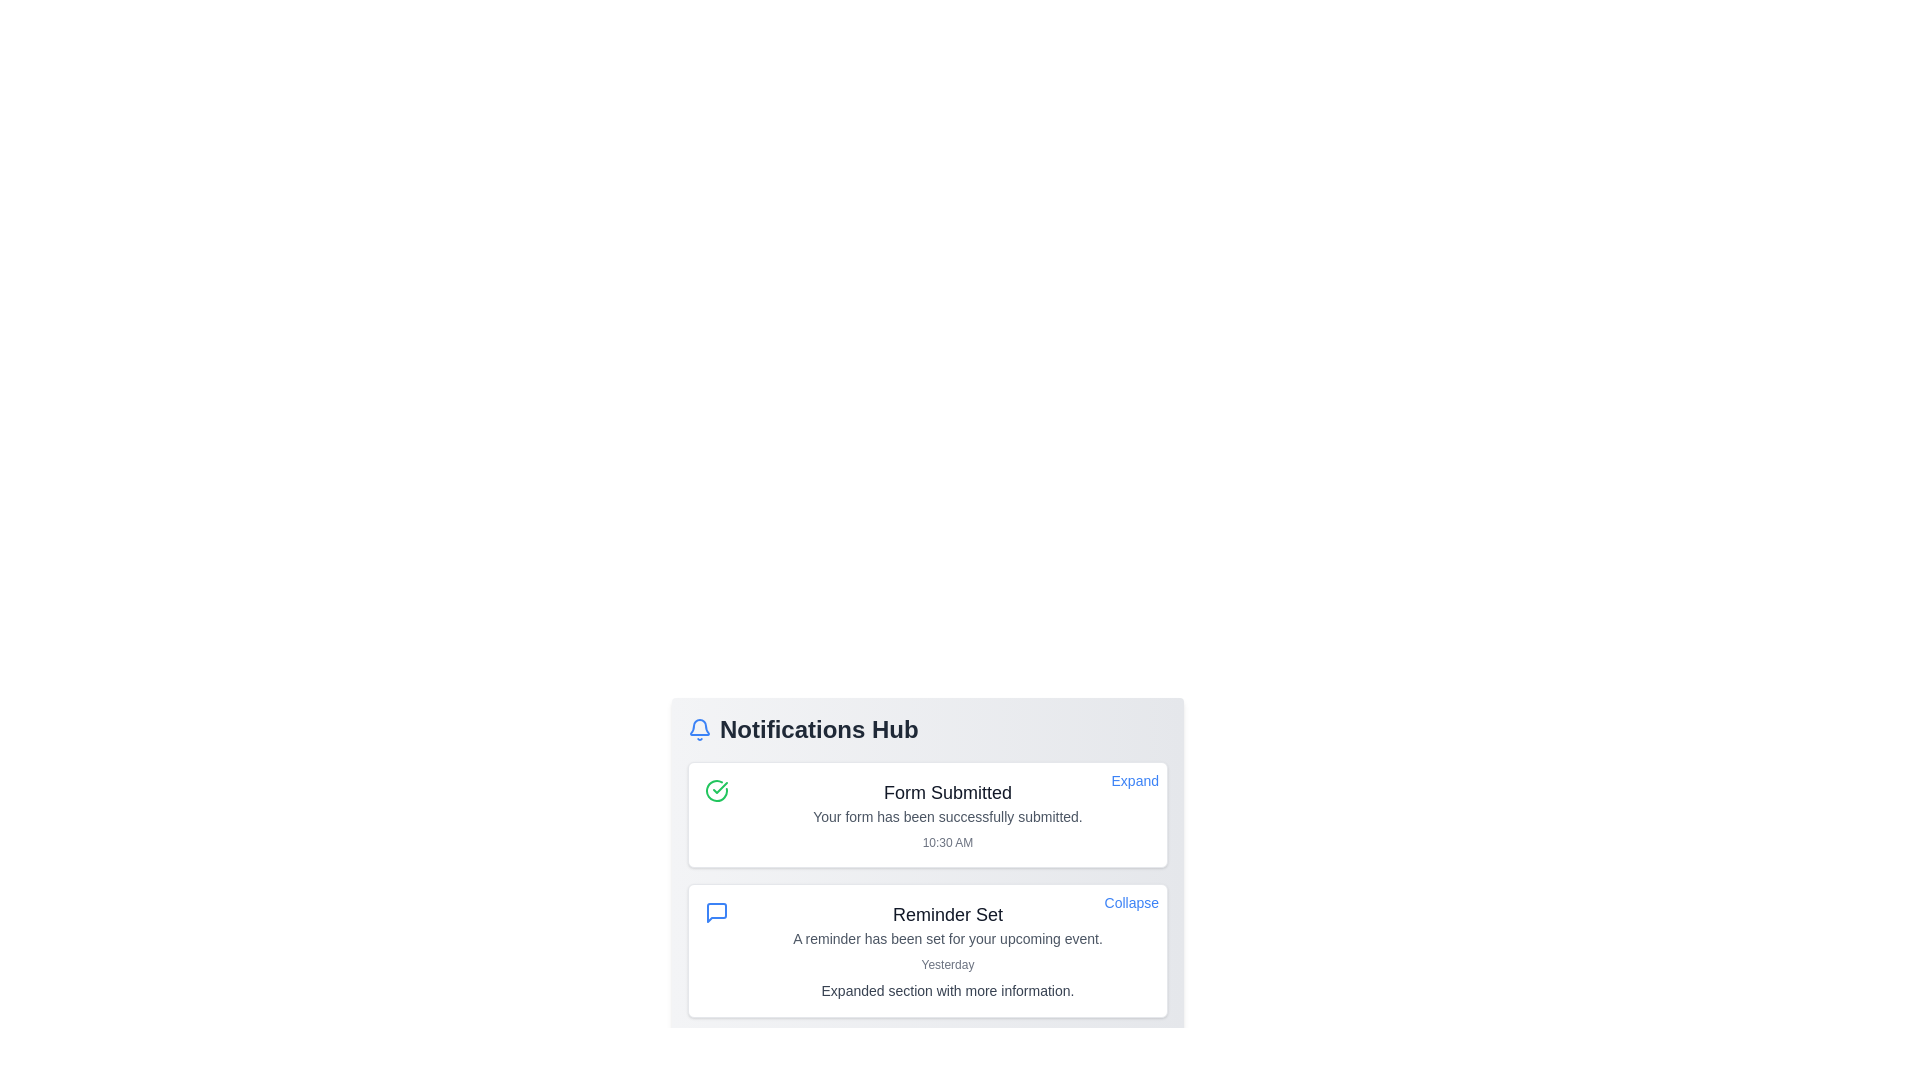 Image resolution: width=1920 pixels, height=1080 pixels. I want to click on the 'Collapse' text link in the top-right corner of the 'Reminder Set' notification card, which is styled in blue with an underline effect on hover, so click(1131, 902).